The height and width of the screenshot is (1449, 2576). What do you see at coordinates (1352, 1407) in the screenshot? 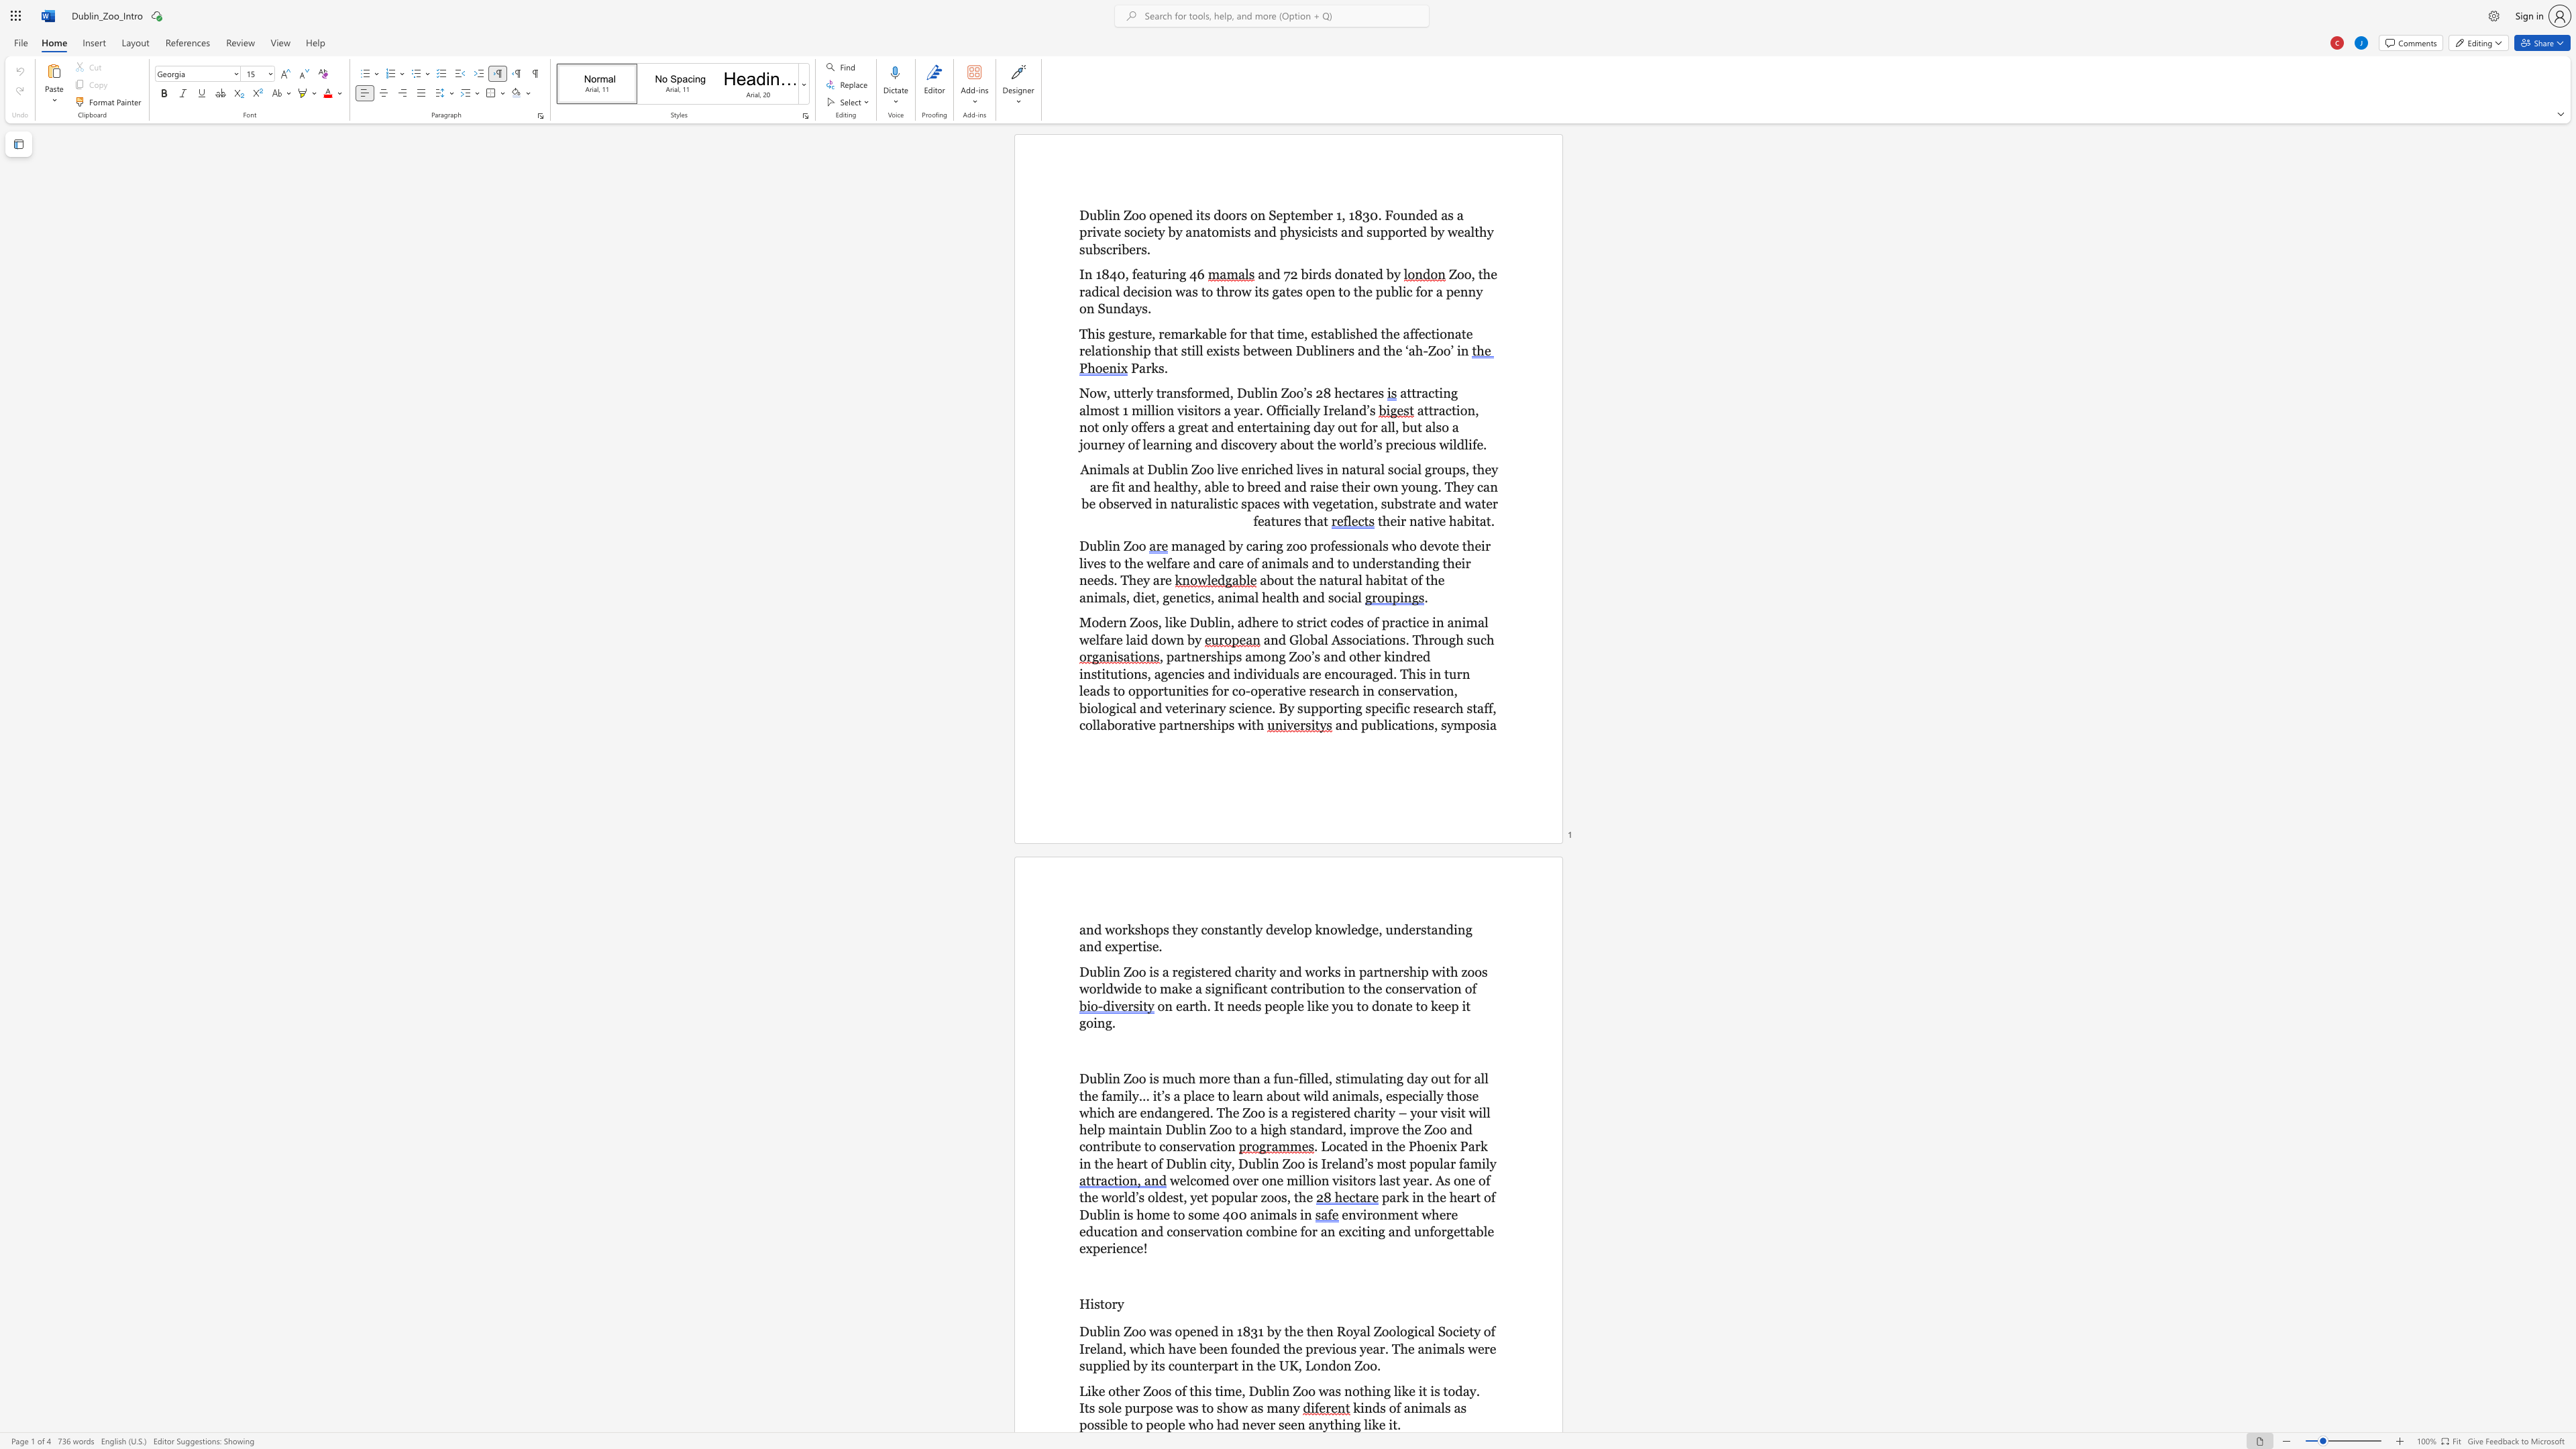
I see `the subset text "kinds of animals as possible to people who had never seen" within the text "kinds of animals as possible to people who had never seen anything like it."` at bounding box center [1352, 1407].